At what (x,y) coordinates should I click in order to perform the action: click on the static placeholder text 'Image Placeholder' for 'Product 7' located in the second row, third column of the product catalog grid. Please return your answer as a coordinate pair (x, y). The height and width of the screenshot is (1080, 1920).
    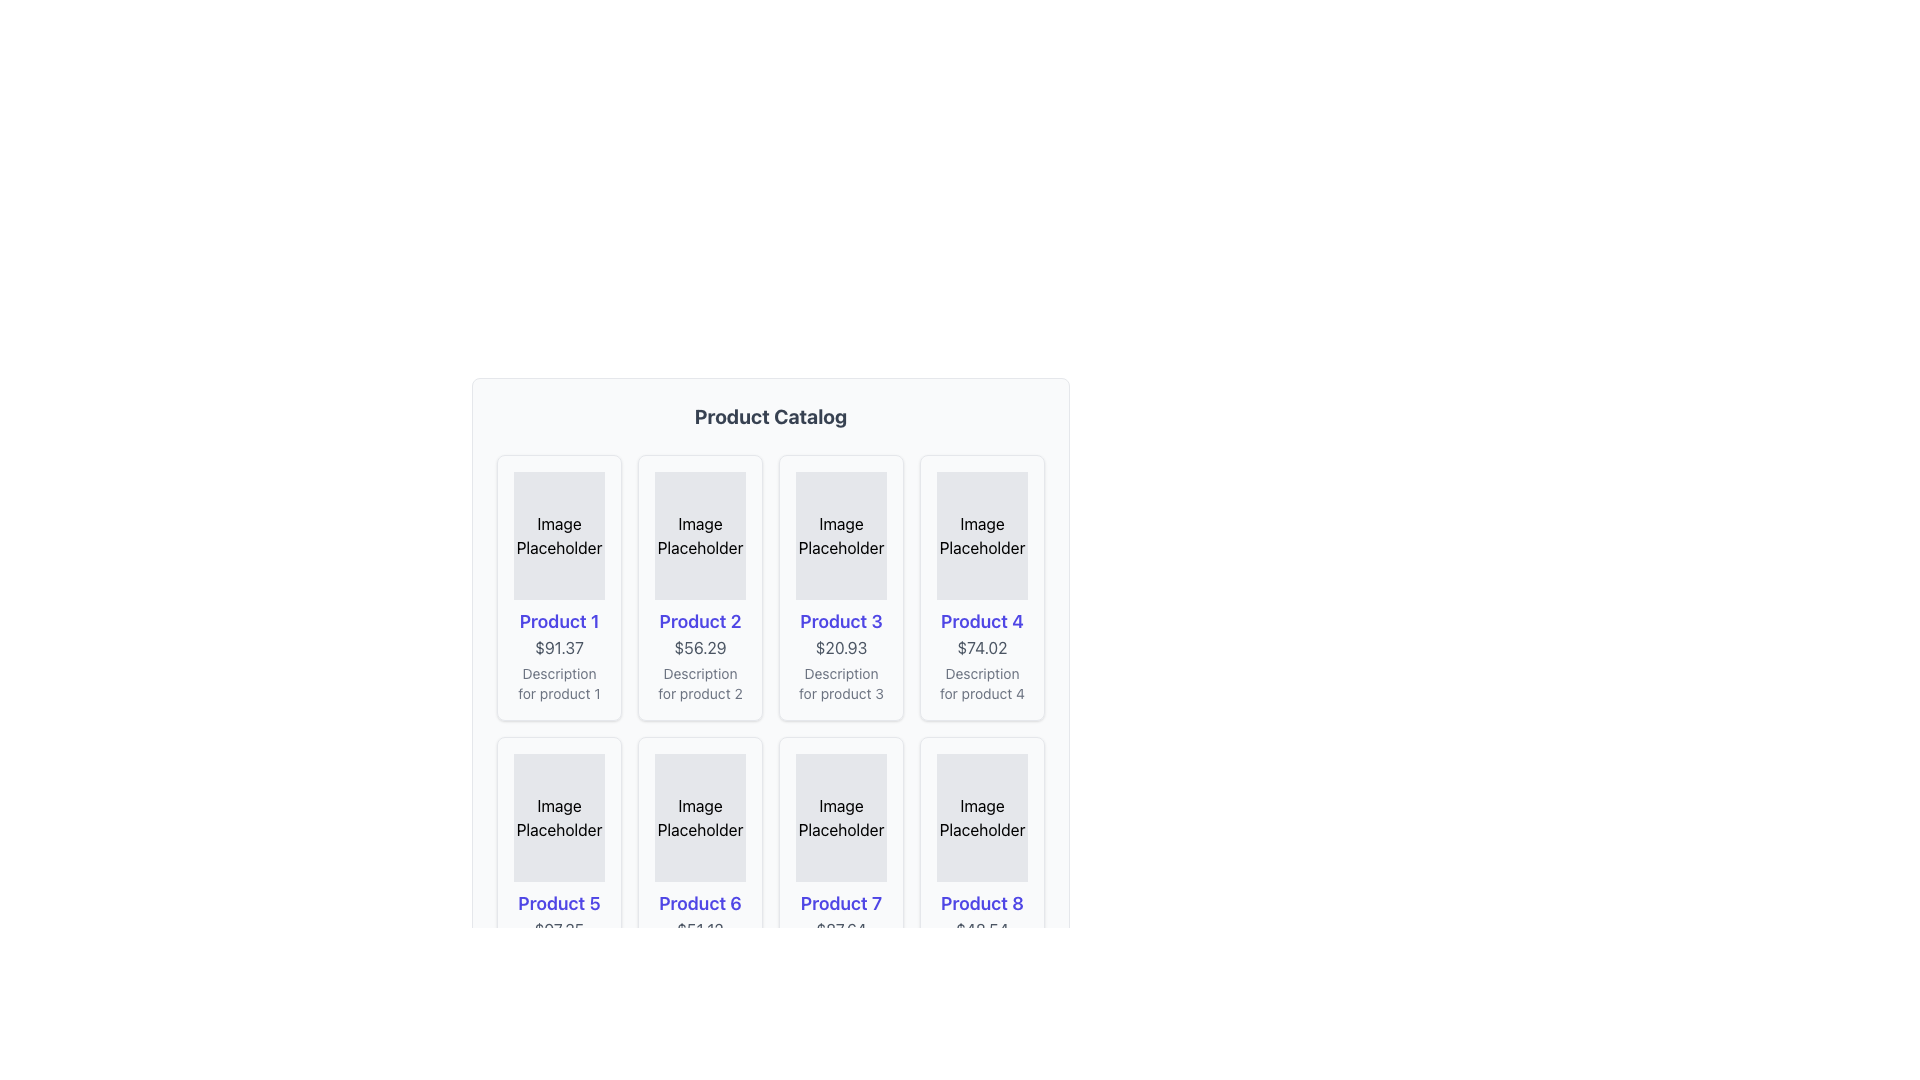
    Looking at the image, I should click on (841, 817).